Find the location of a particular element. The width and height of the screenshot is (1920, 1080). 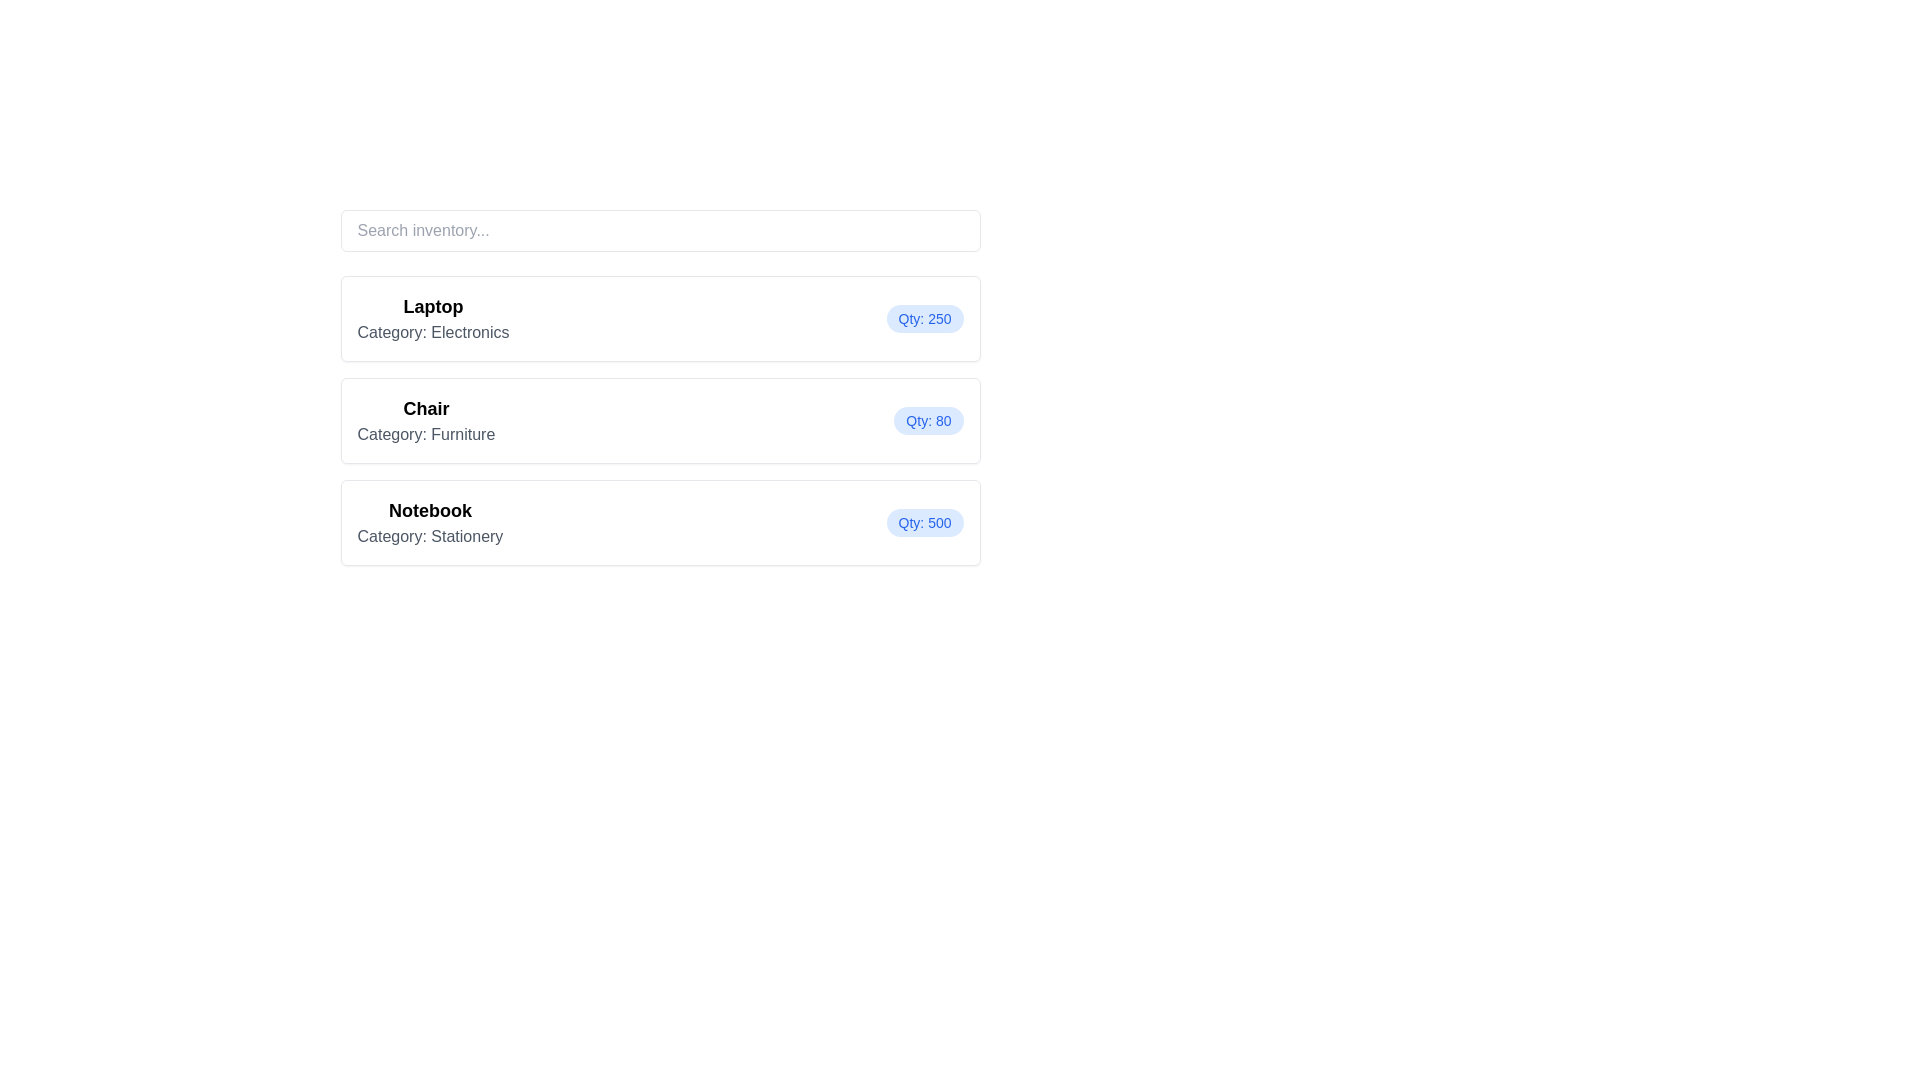

heading labeled 'Chair' which is displayed in bold and slightly larger font size, indicating it is a title above the subtitle 'Category: Furniture' is located at coordinates (425, 407).